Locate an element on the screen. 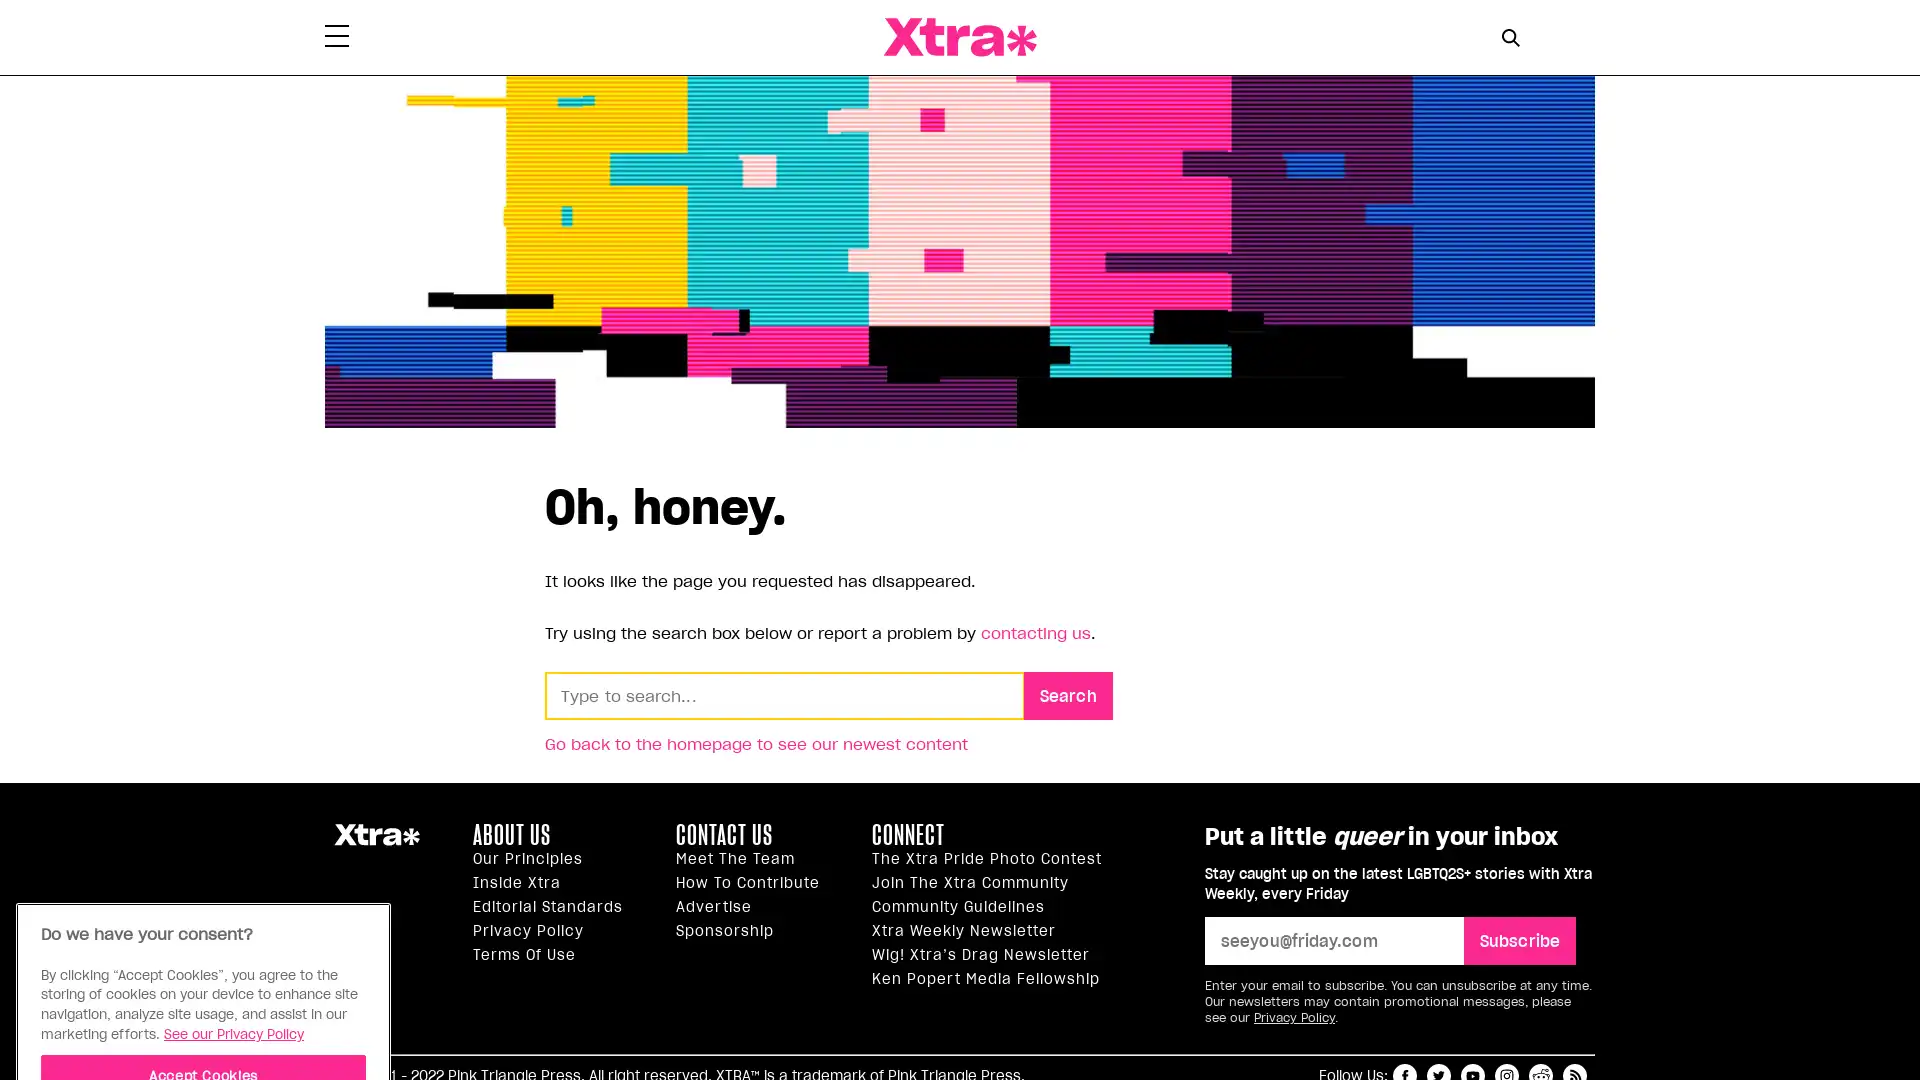  Search Button is located at coordinates (1510, 37).